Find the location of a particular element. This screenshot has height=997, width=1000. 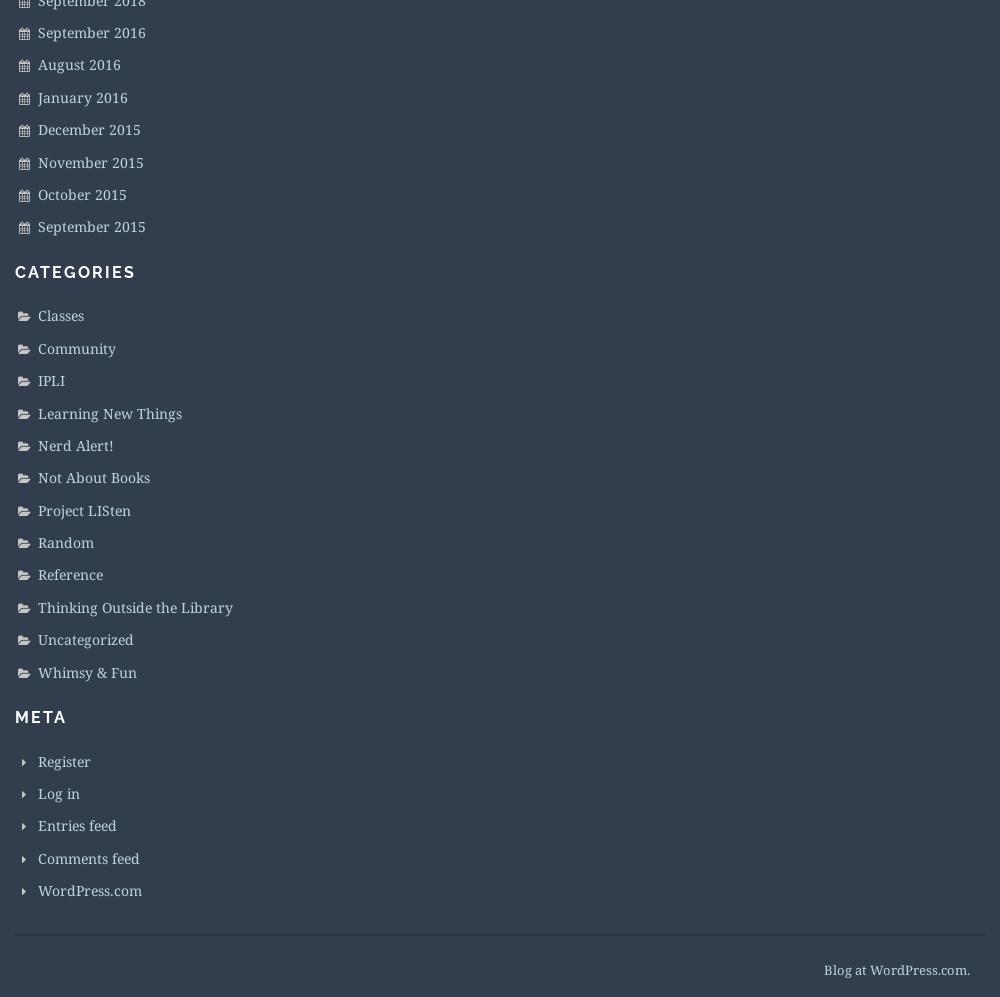

'Not About Books' is located at coordinates (93, 477).